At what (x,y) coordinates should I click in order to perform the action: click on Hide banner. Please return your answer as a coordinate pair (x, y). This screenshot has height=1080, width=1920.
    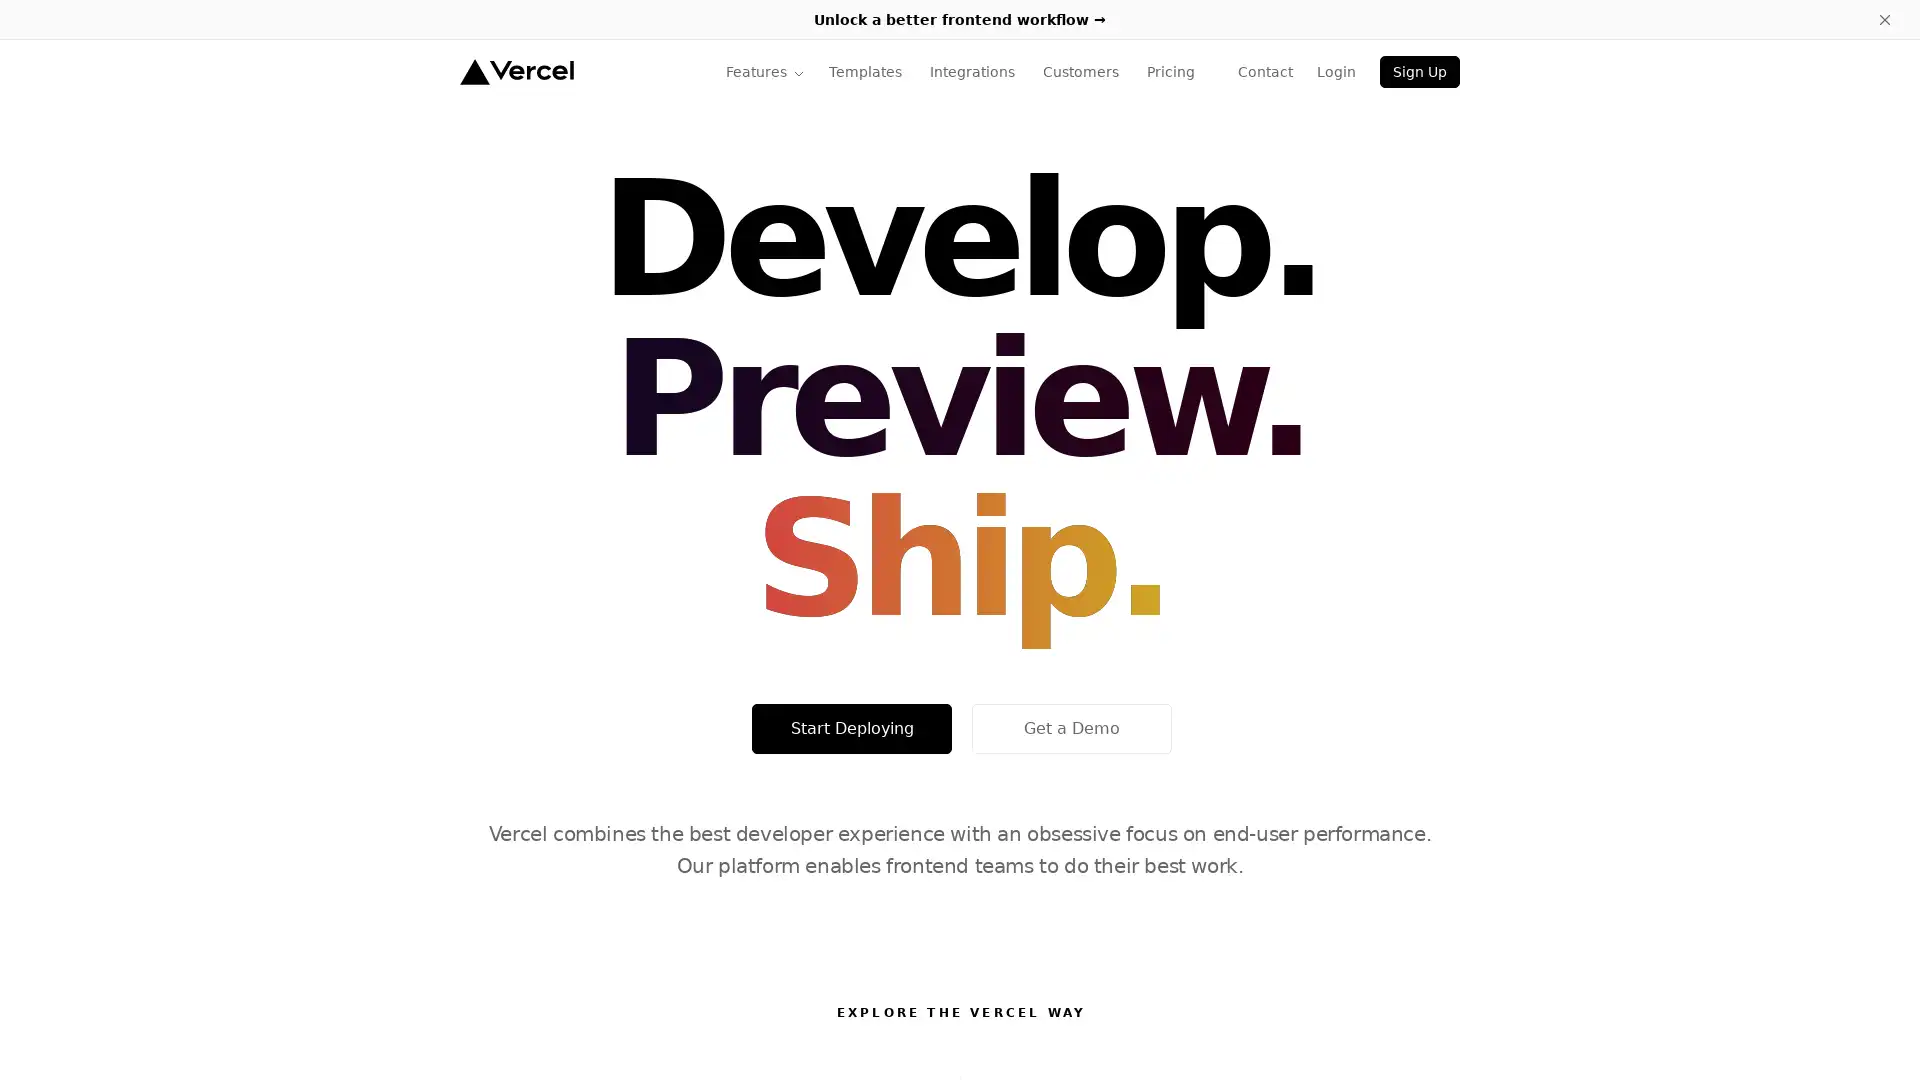
    Looking at the image, I should click on (1884, 19).